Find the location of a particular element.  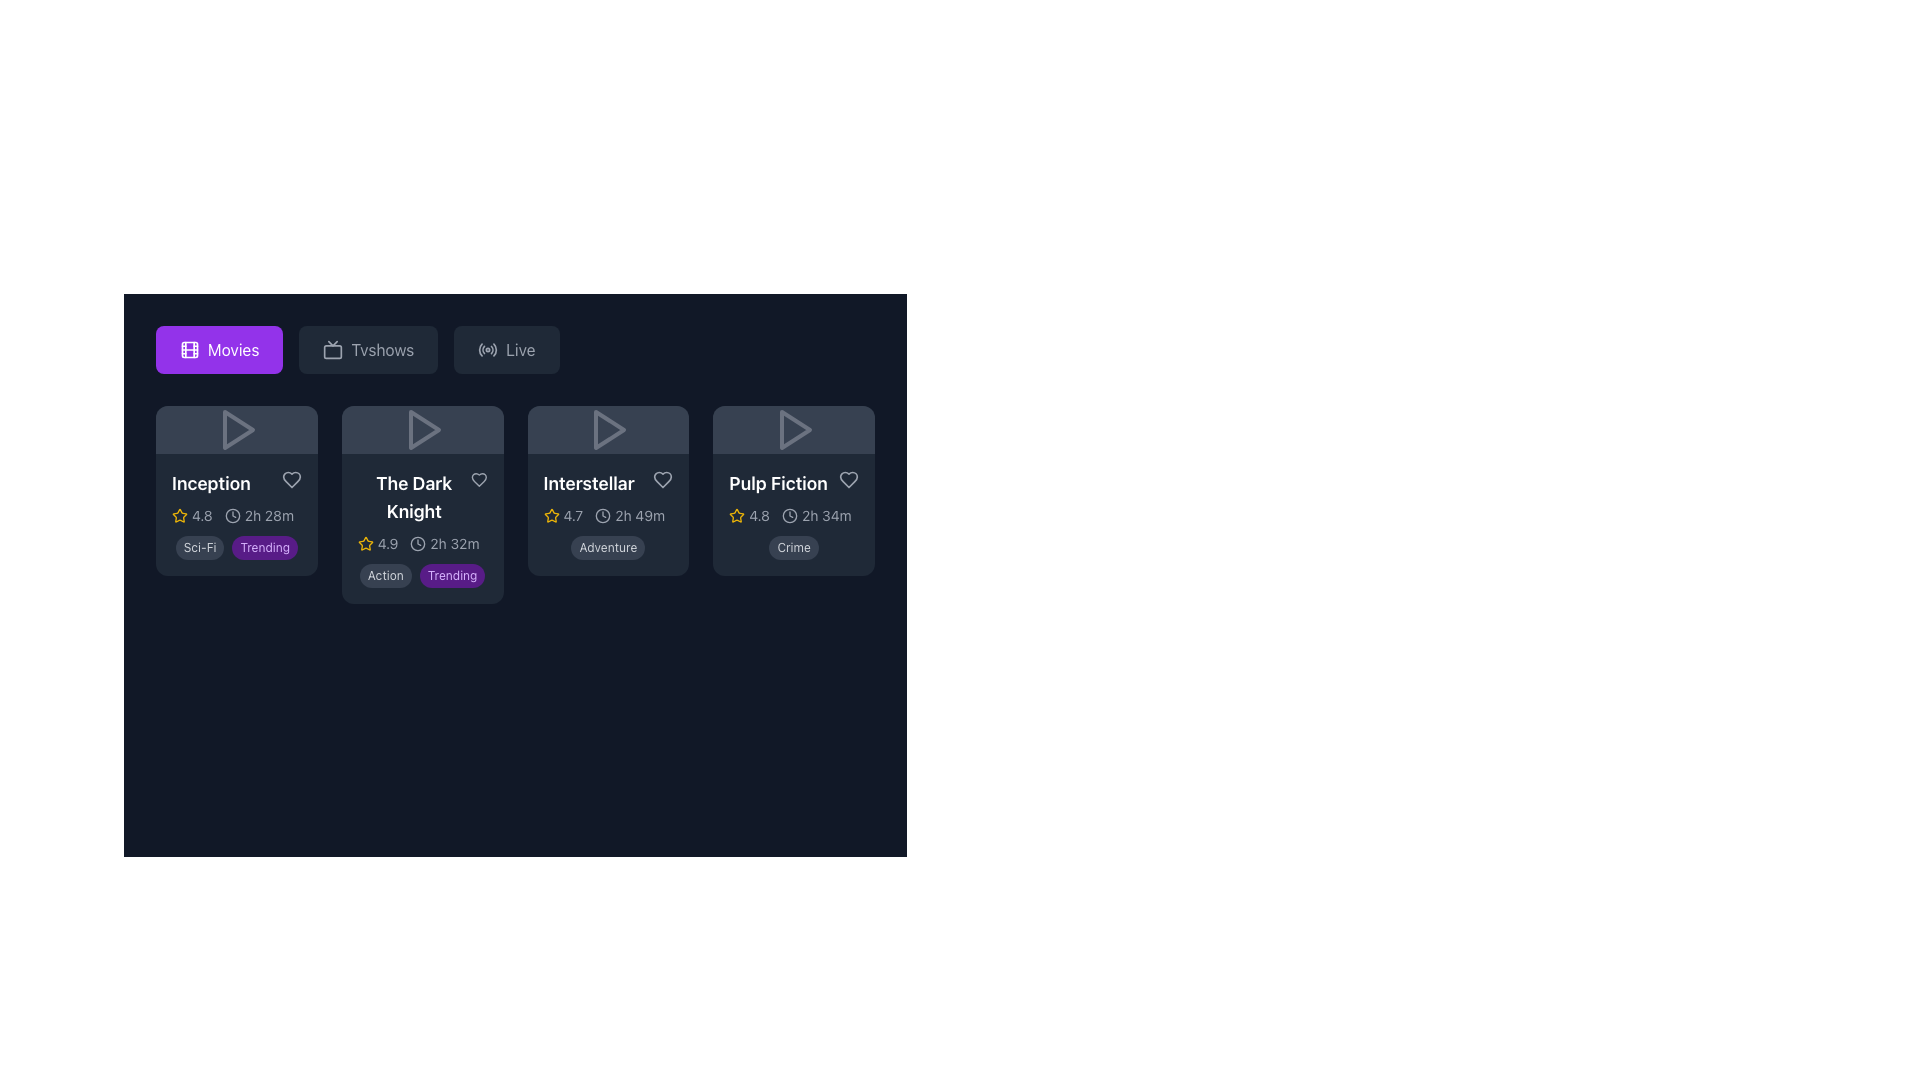

title text of the movie label for 'Pulp Fiction', which is located at the top of the rightmost movie card, above the rating and runtime information is located at coordinates (777, 483).